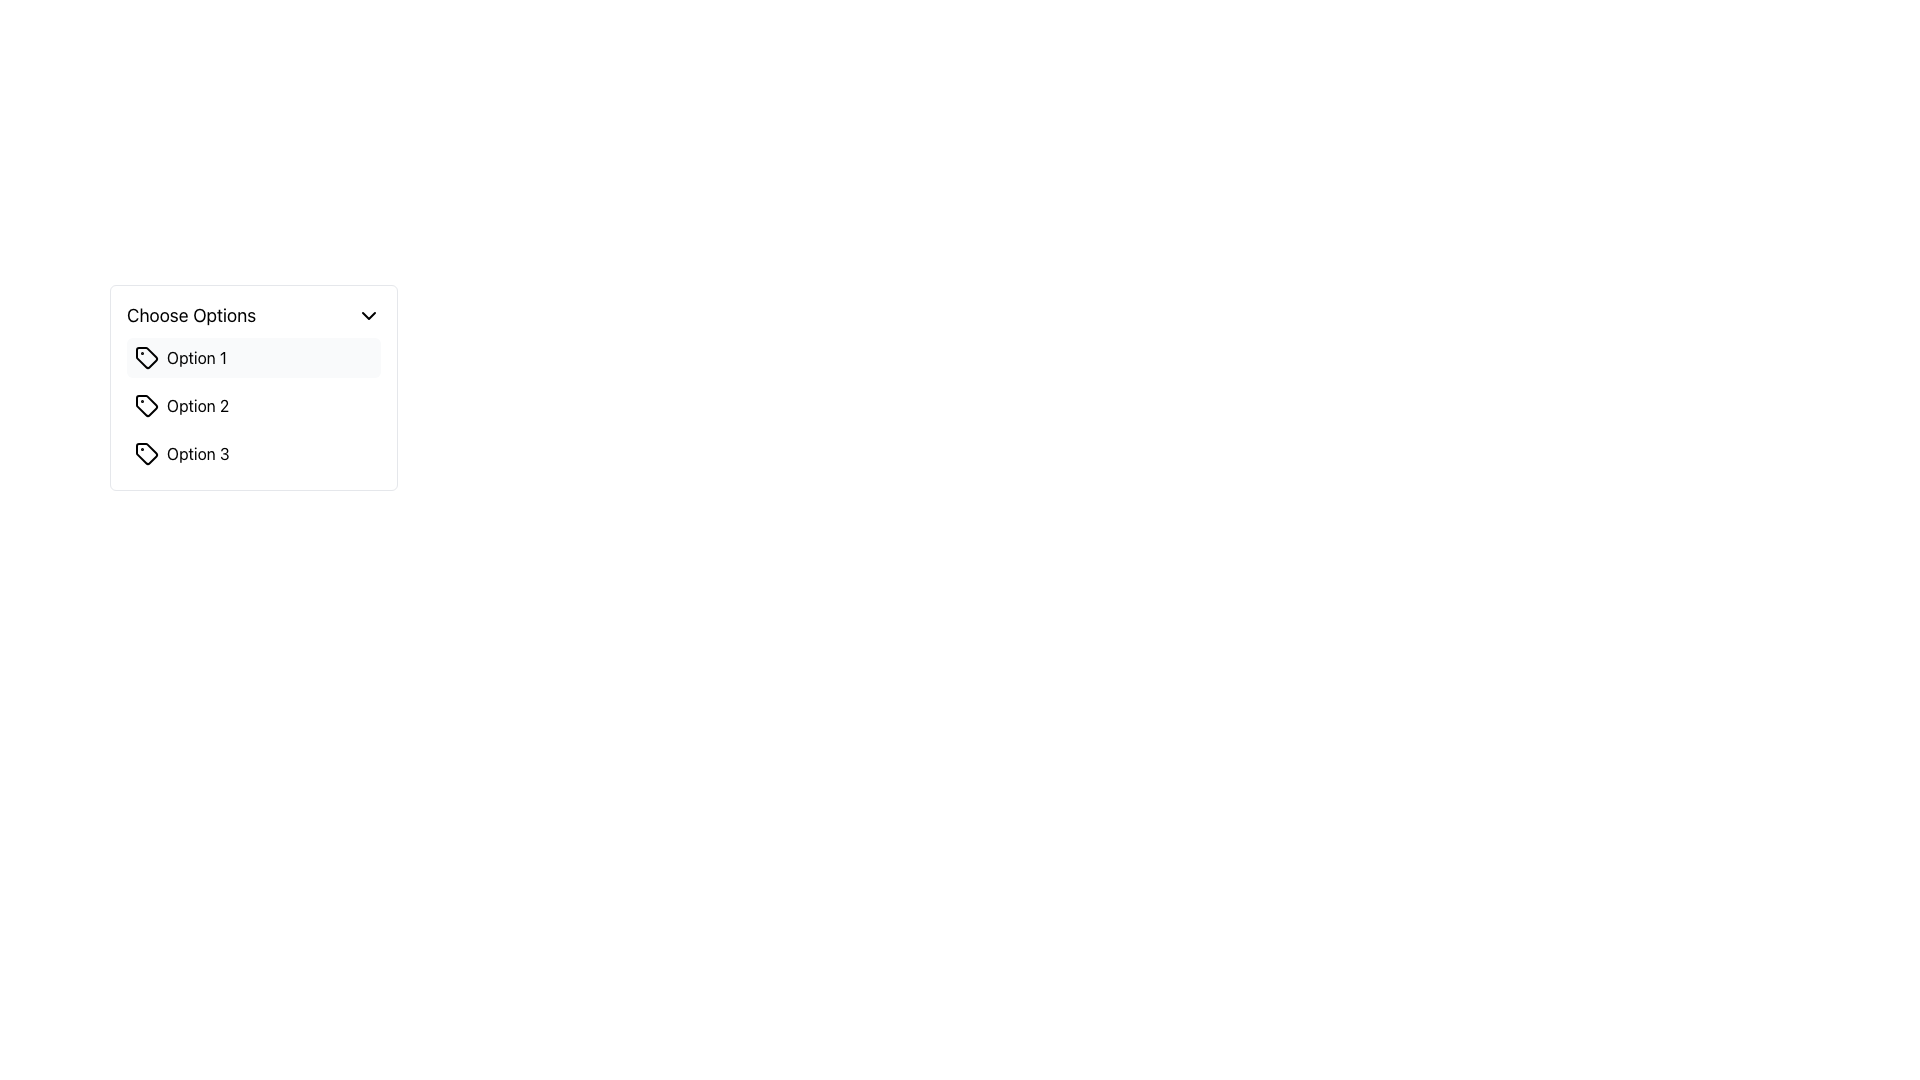 Image resolution: width=1920 pixels, height=1080 pixels. Describe the element at coordinates (369, 315) in the screenshot. I see `the dropdown icon located at the top-right corner of the section containing the text 'Choose Options'` at that location.